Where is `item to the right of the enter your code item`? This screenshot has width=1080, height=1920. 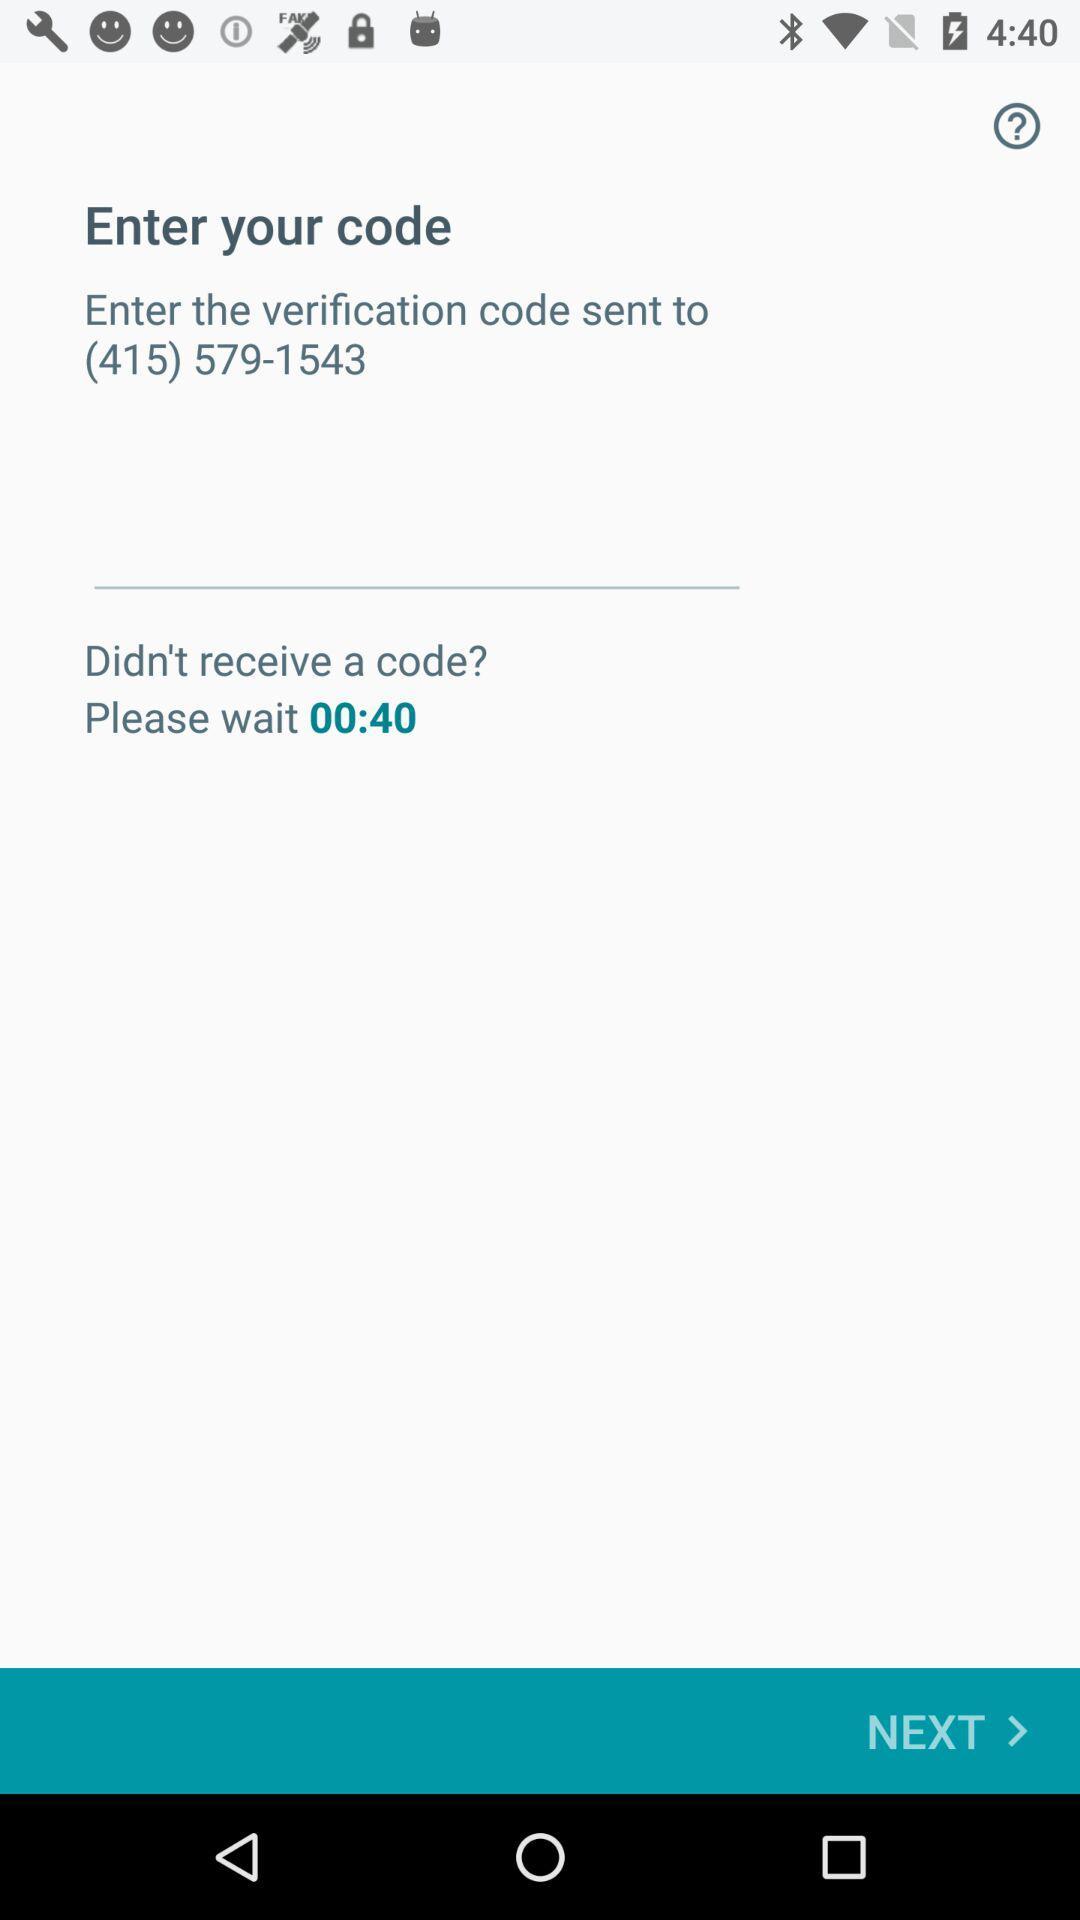
item to the right of the enter your code item is located at coordinates (1017, 124).